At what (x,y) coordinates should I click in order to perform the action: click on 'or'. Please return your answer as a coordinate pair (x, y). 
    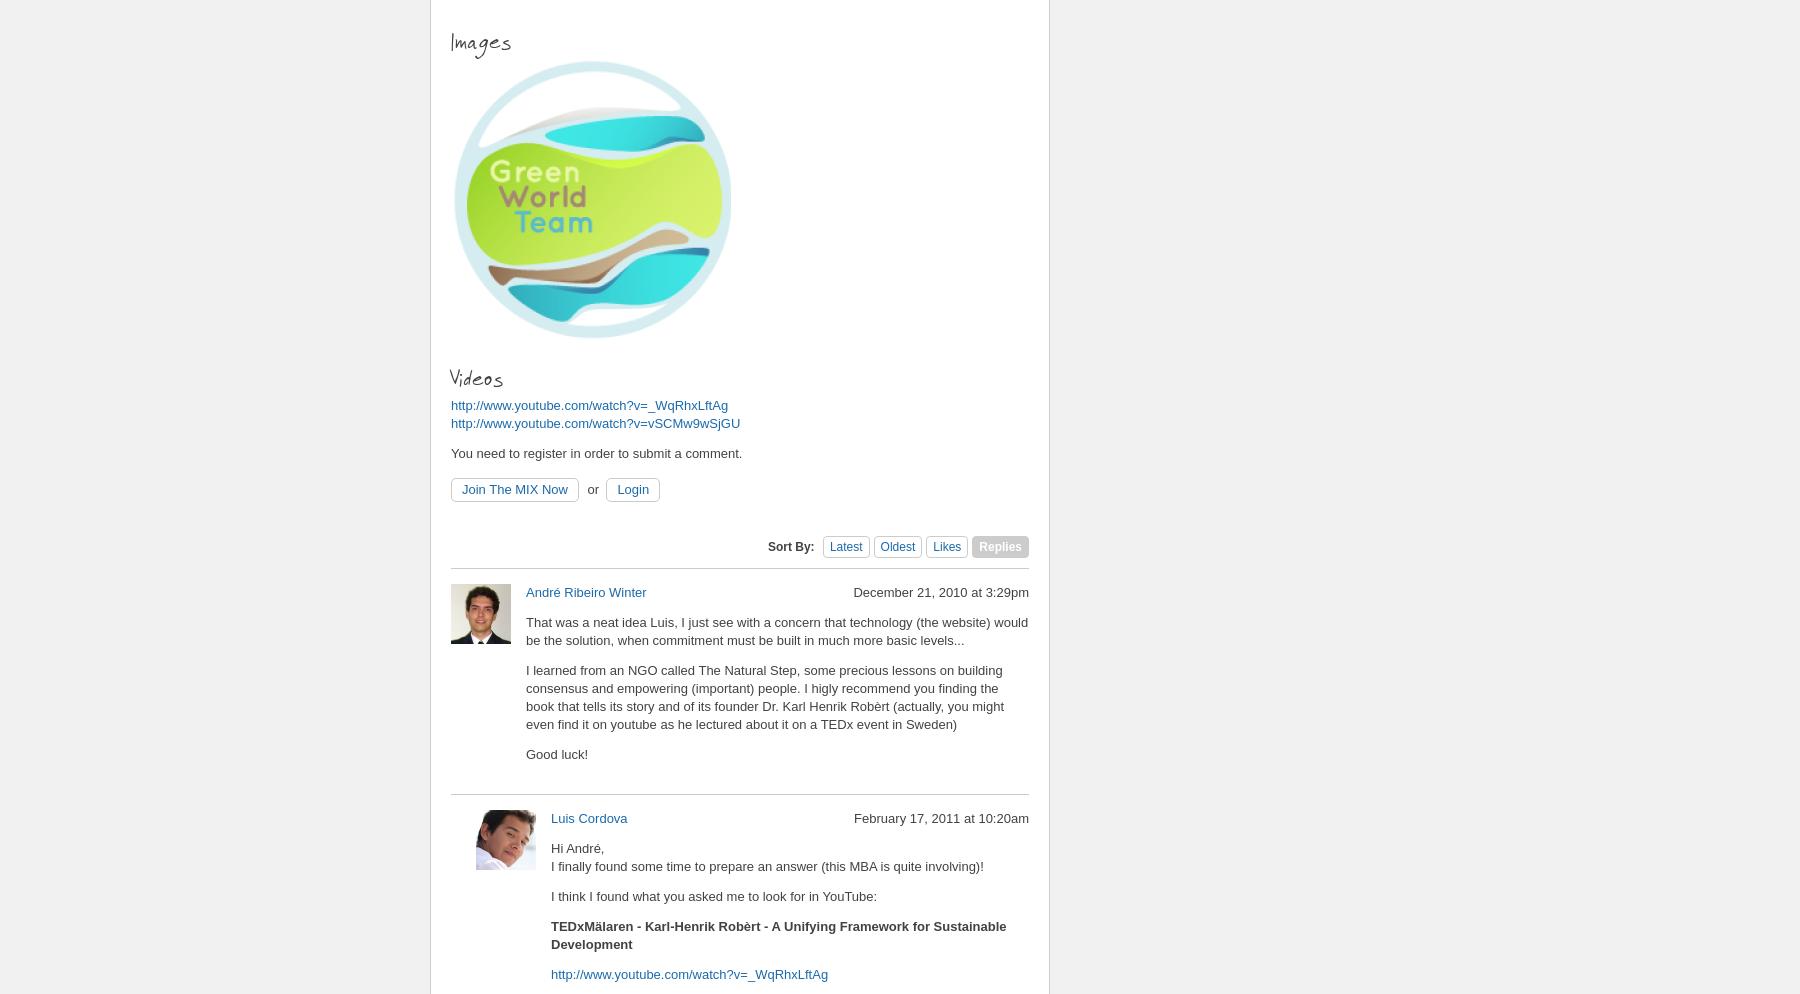
    Looking at the image, I should click on (594, 487).